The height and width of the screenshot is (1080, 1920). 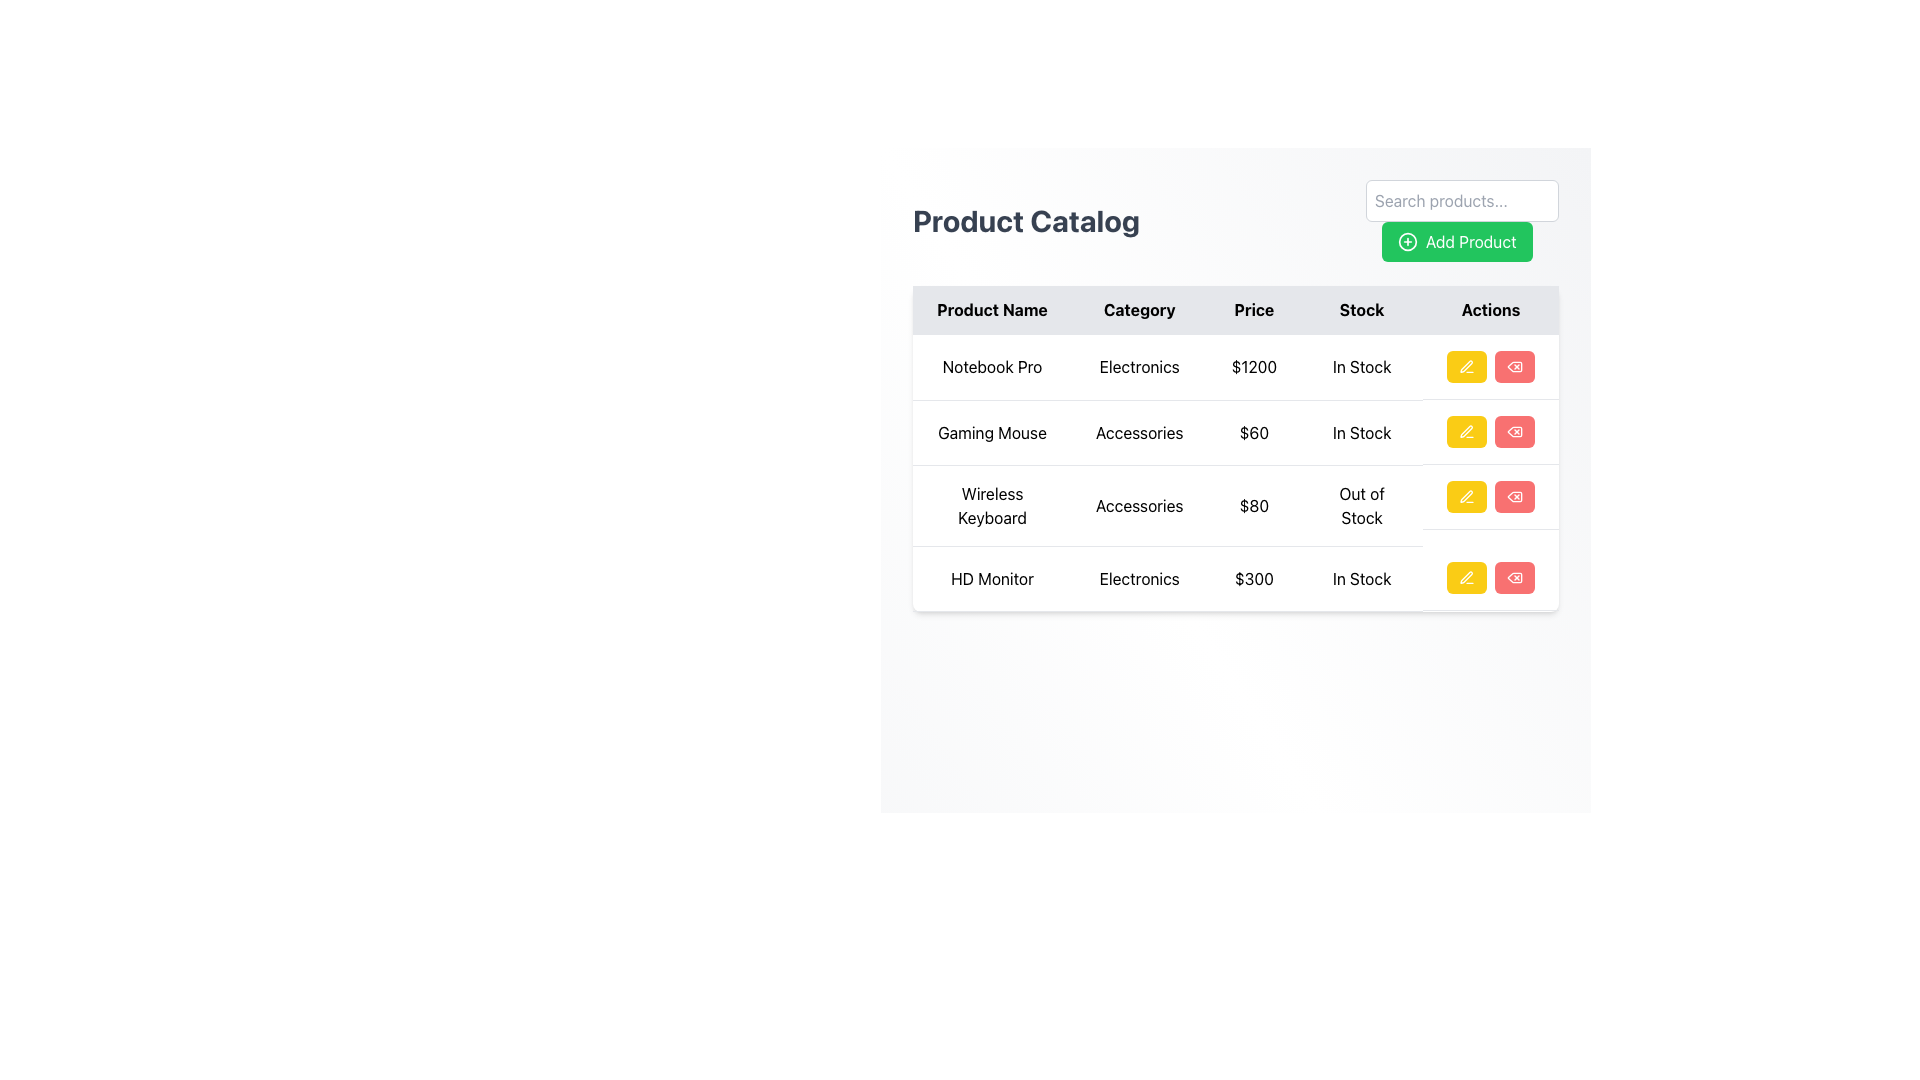 I want to click on text label indicating the stock status of the 'Wireless Keyboard' in the fourth column of the third row under the 'Stock' header, so click(x=1361, y=504).